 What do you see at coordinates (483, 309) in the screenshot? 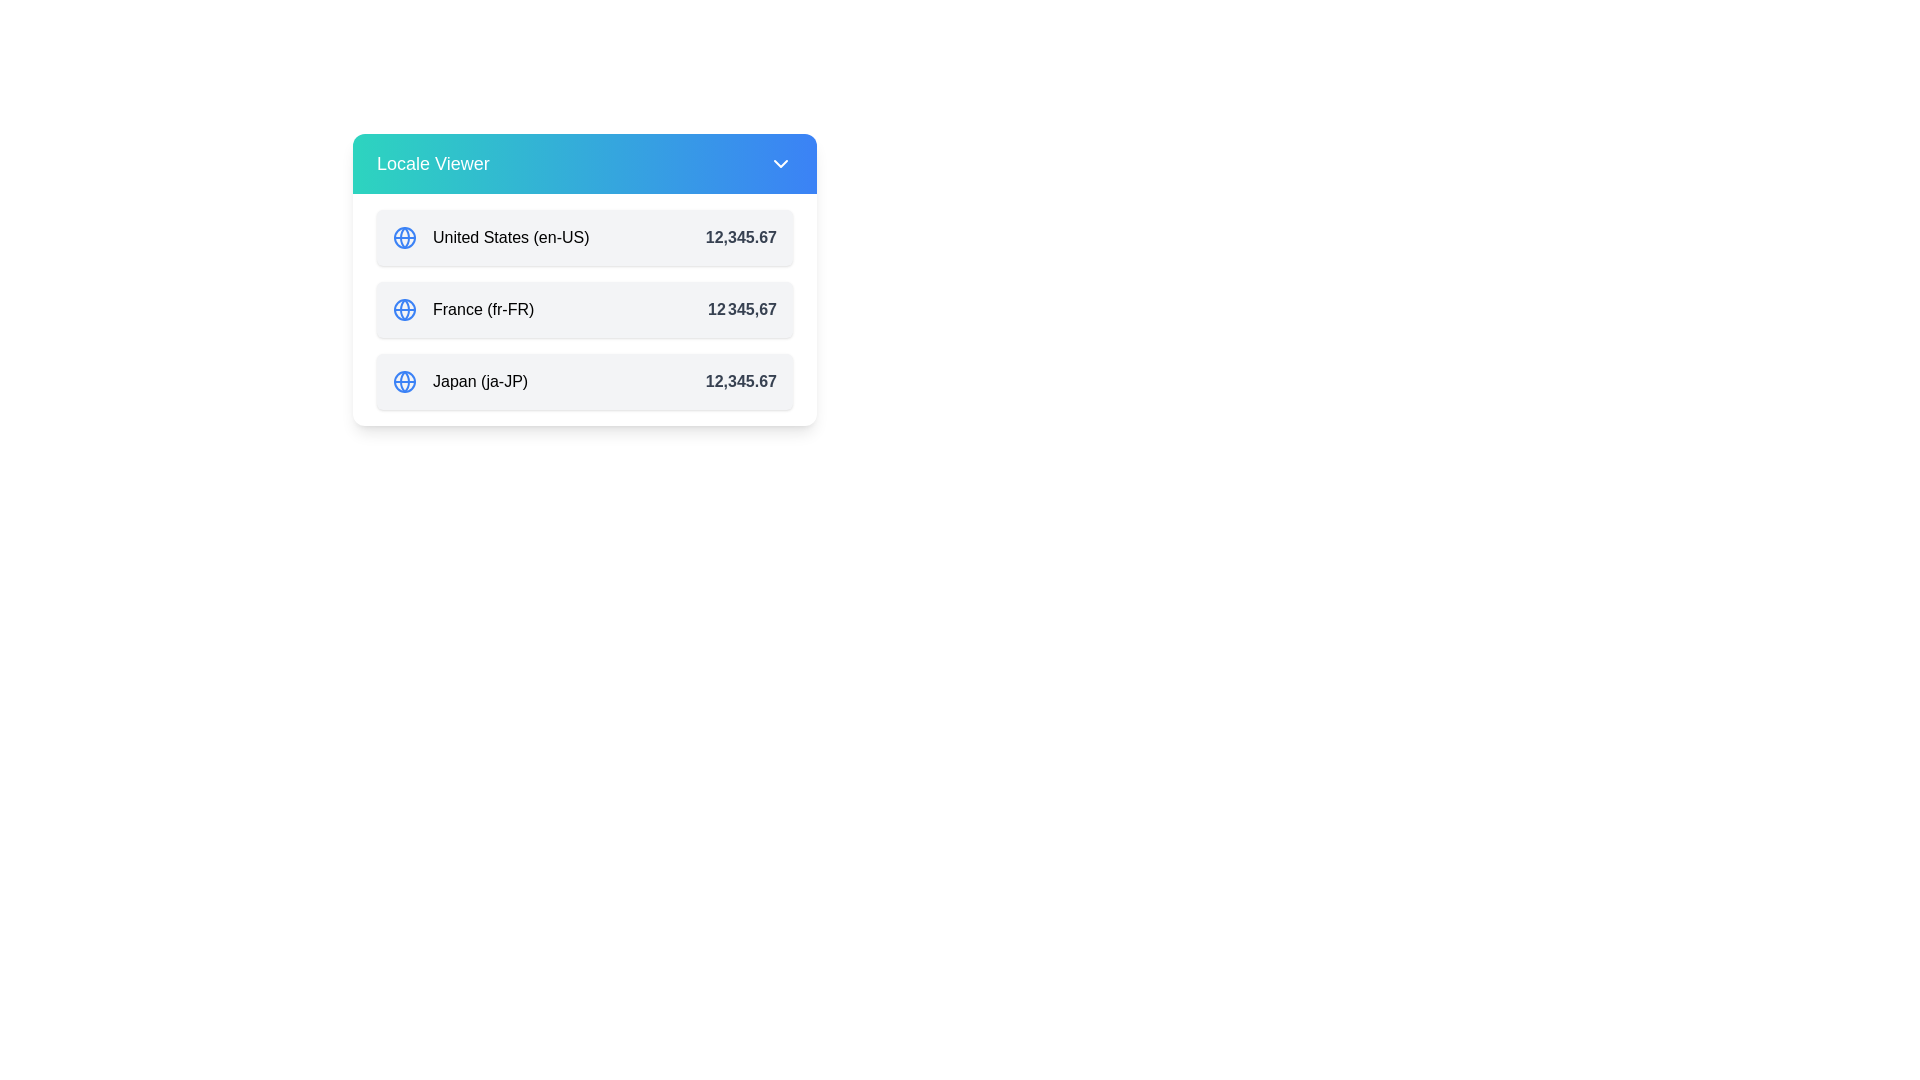
I see `the text label identifying the location 'France' with locale code 'fr-FR' in the Locale Viewer interface, which is positioned between 'United States (en-US)' and 'Japan (ja-JP)` at bounding box center [483, 309].